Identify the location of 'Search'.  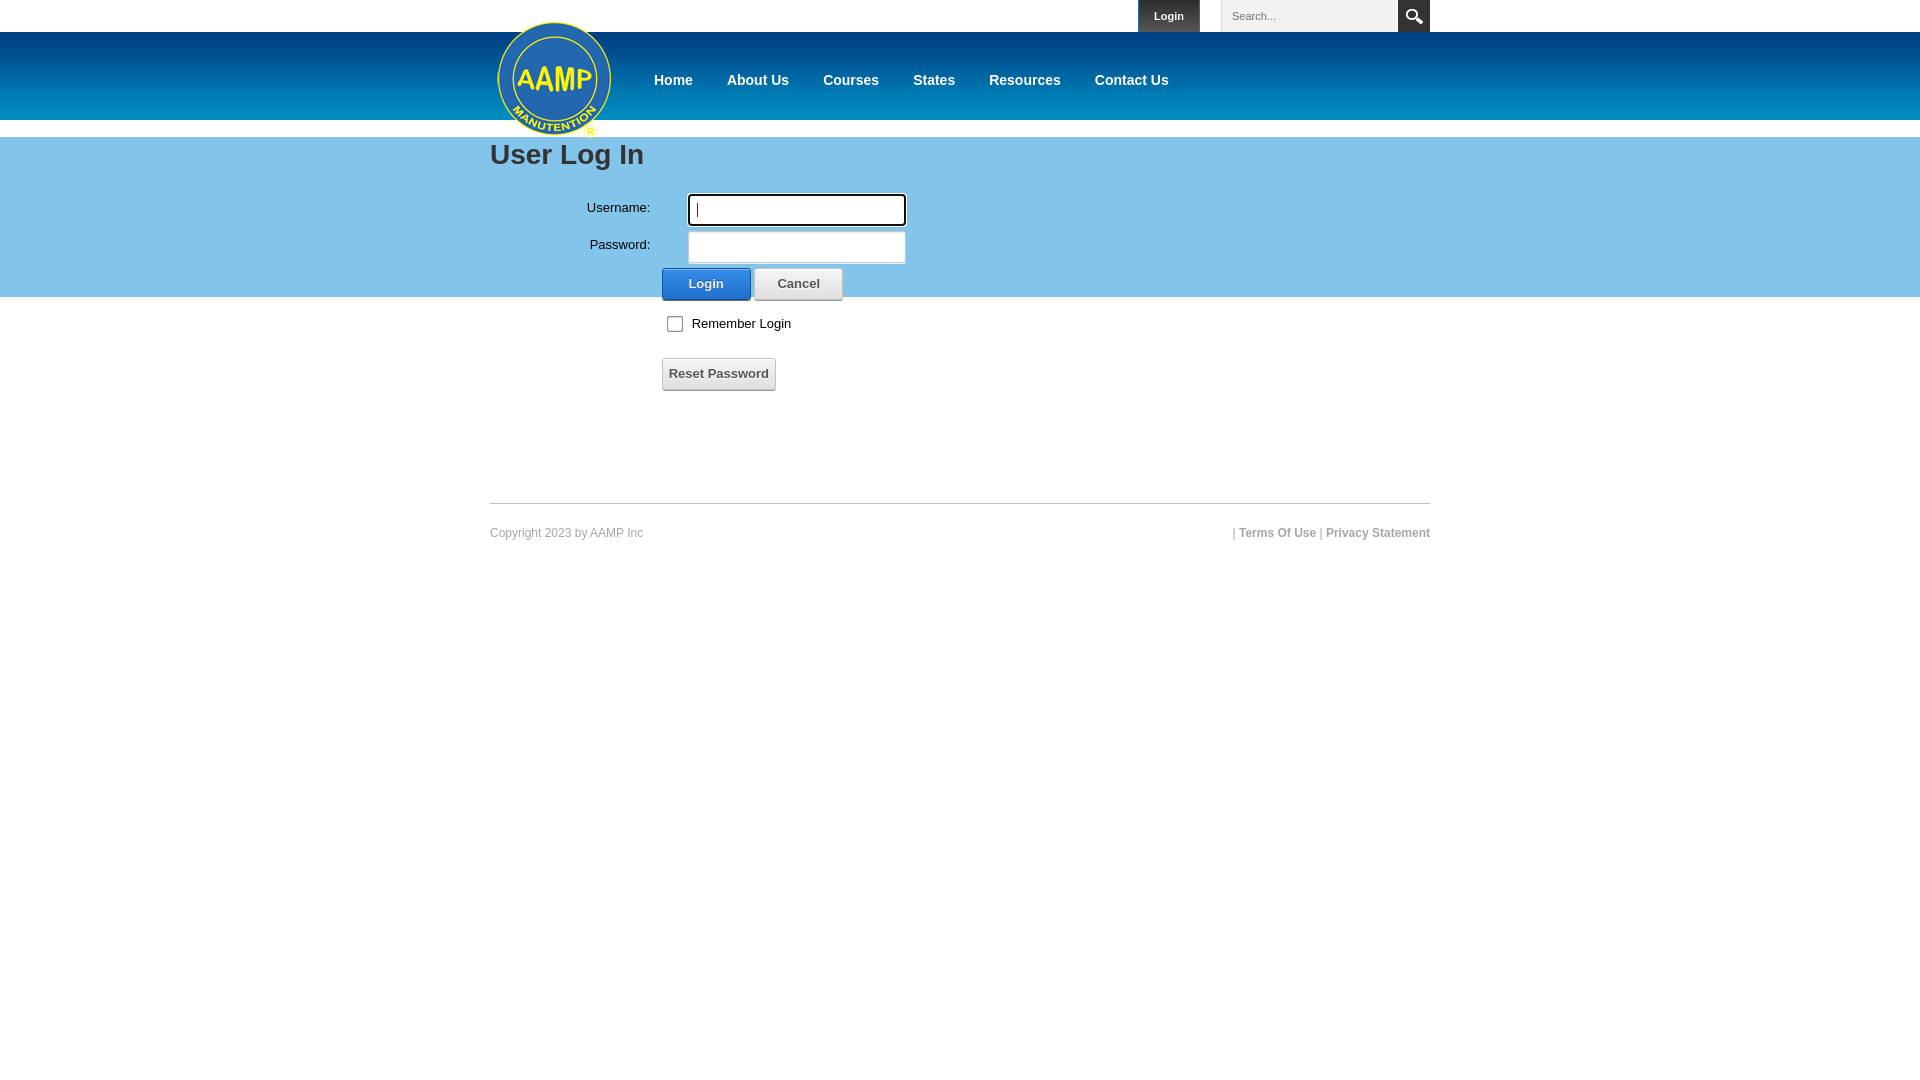
(1413, 15).